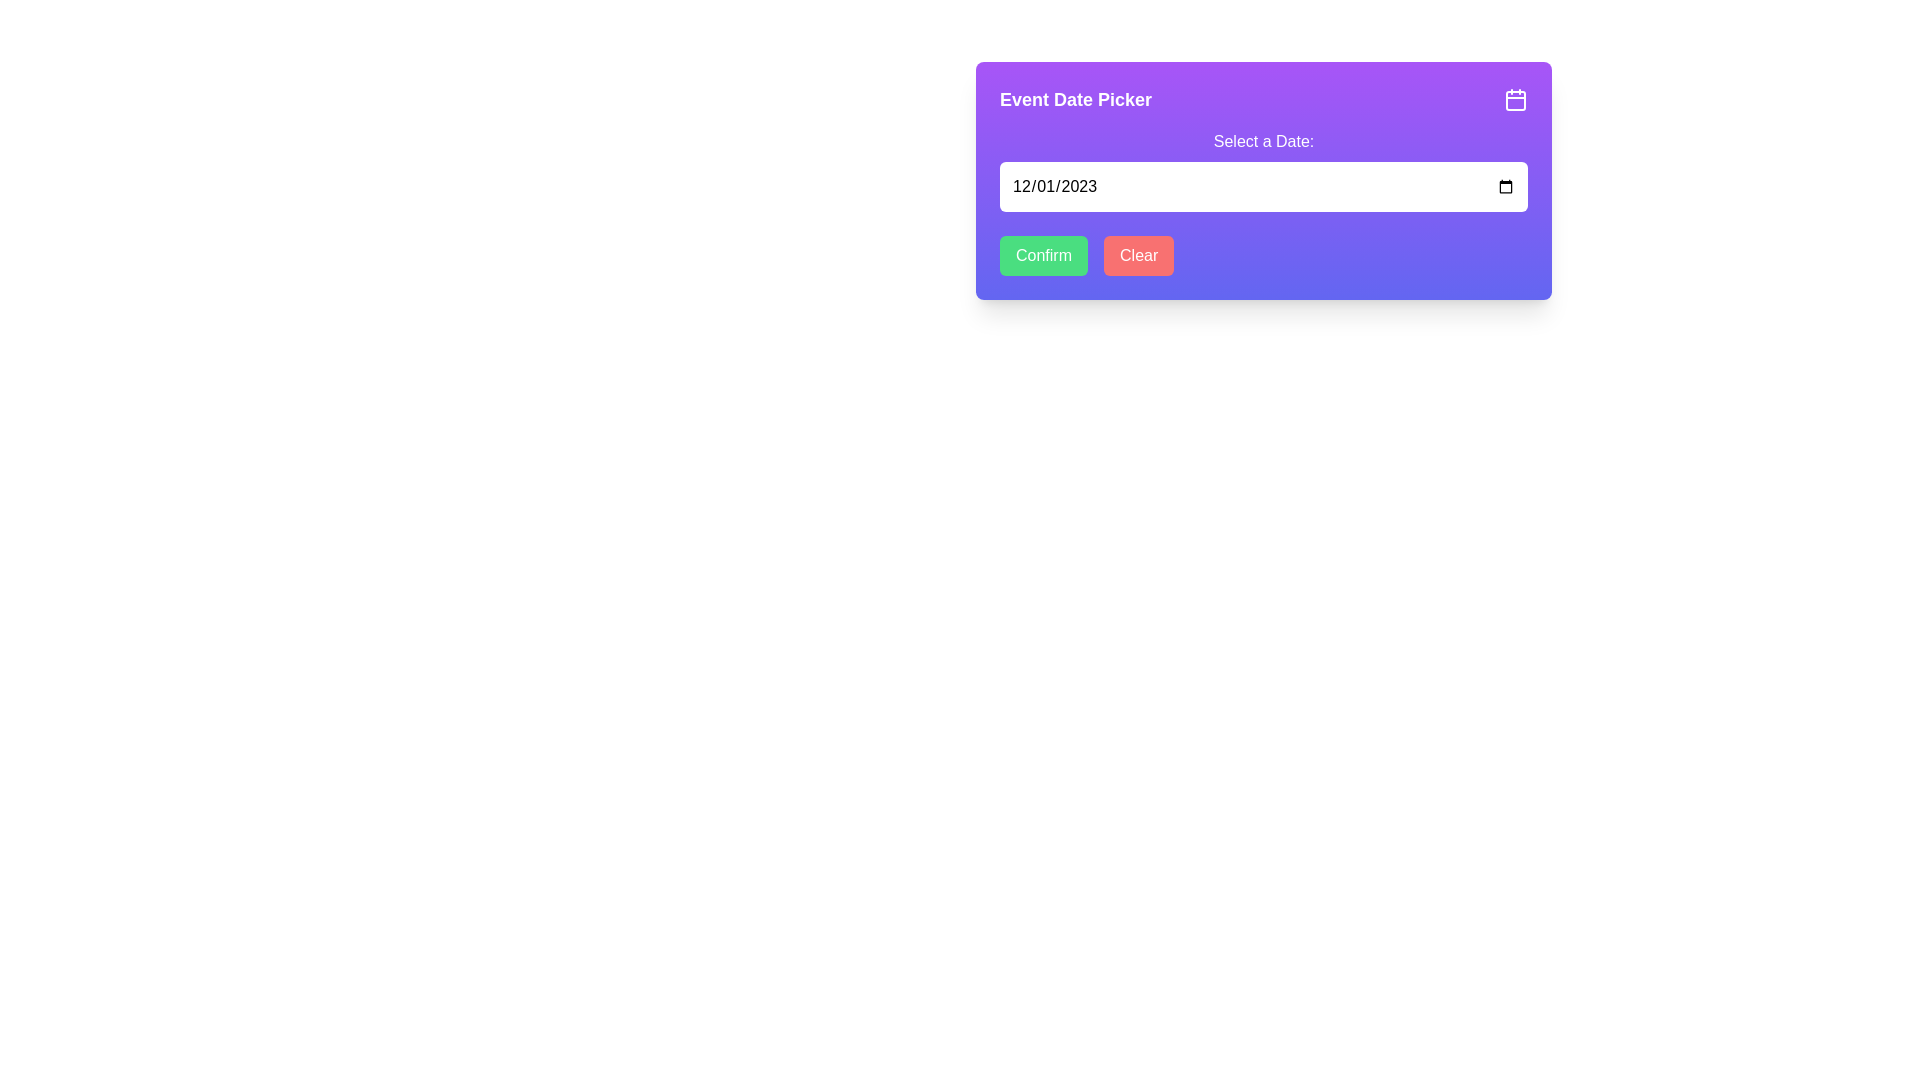  I want to click on the date input field of the component that allows users, so click(1262, 181).